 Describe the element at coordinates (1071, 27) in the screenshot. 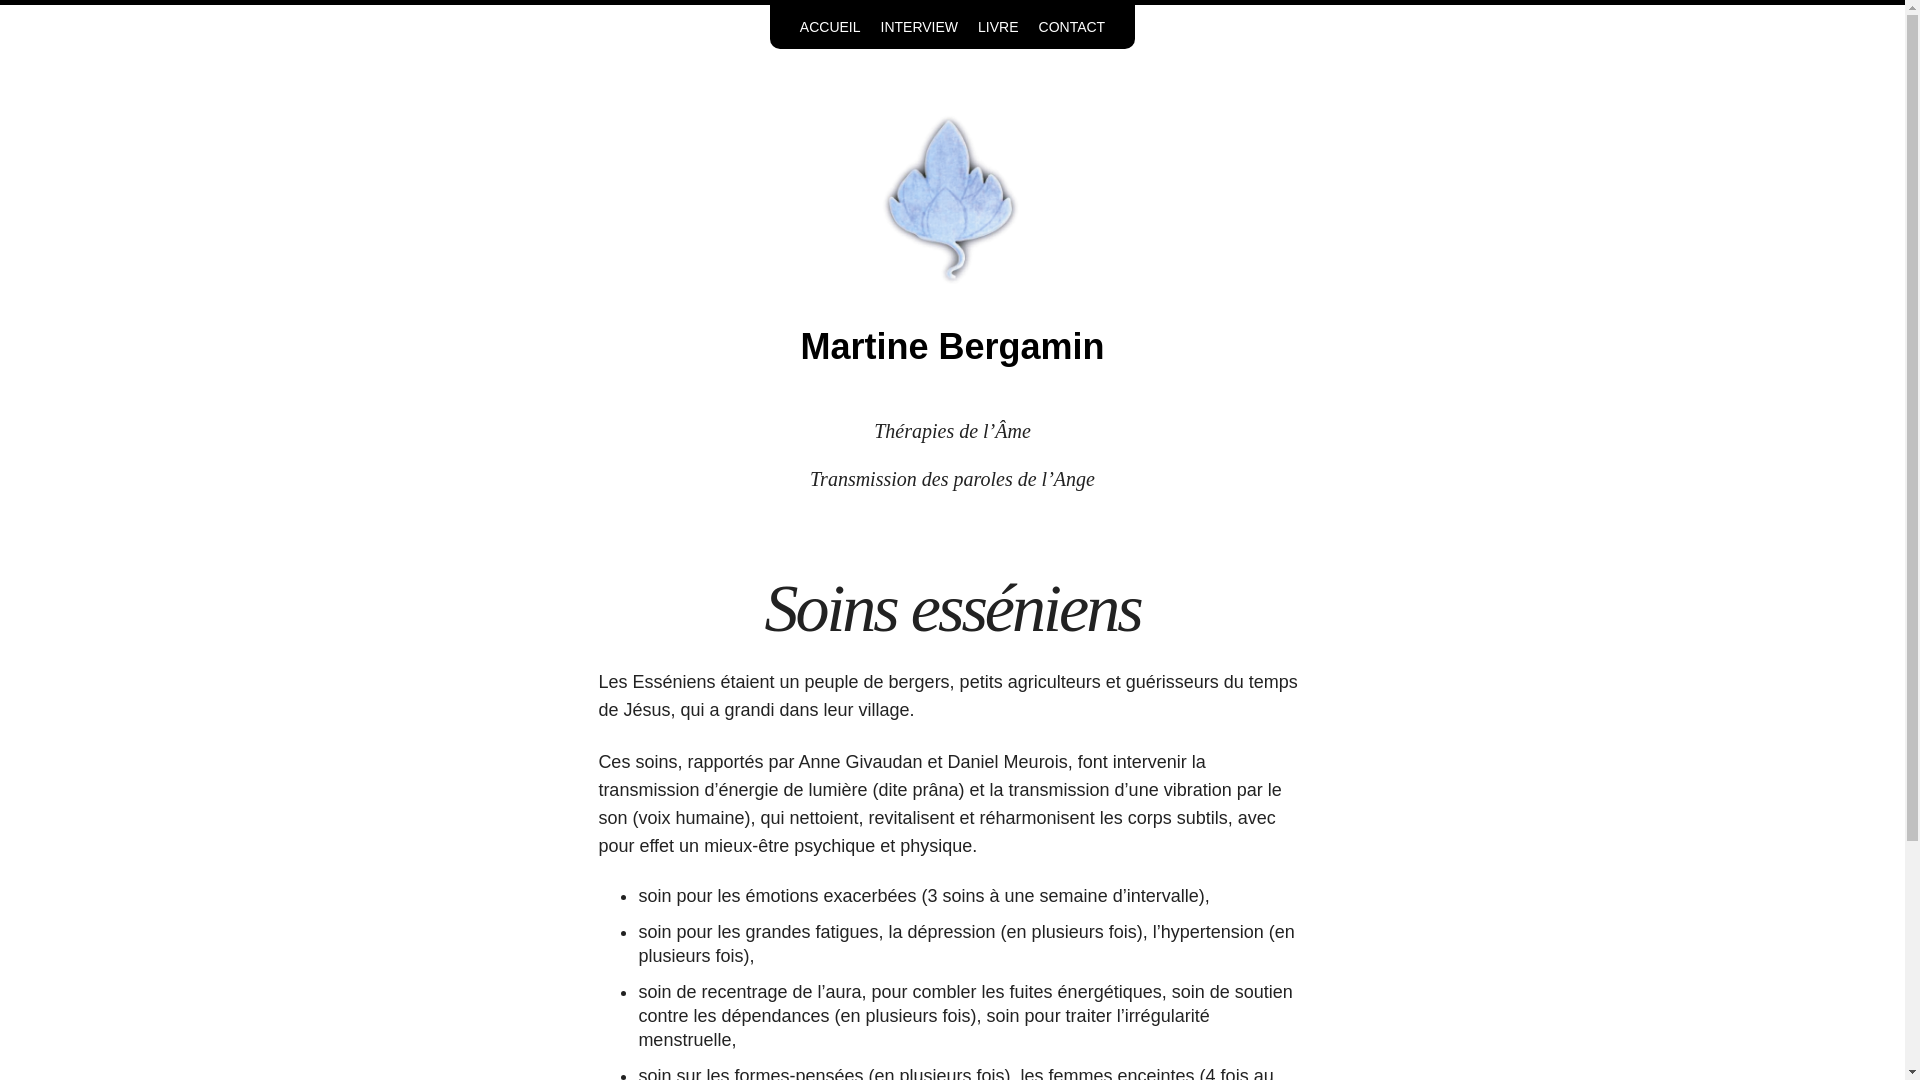

I see `'CONTACT'` at that location.